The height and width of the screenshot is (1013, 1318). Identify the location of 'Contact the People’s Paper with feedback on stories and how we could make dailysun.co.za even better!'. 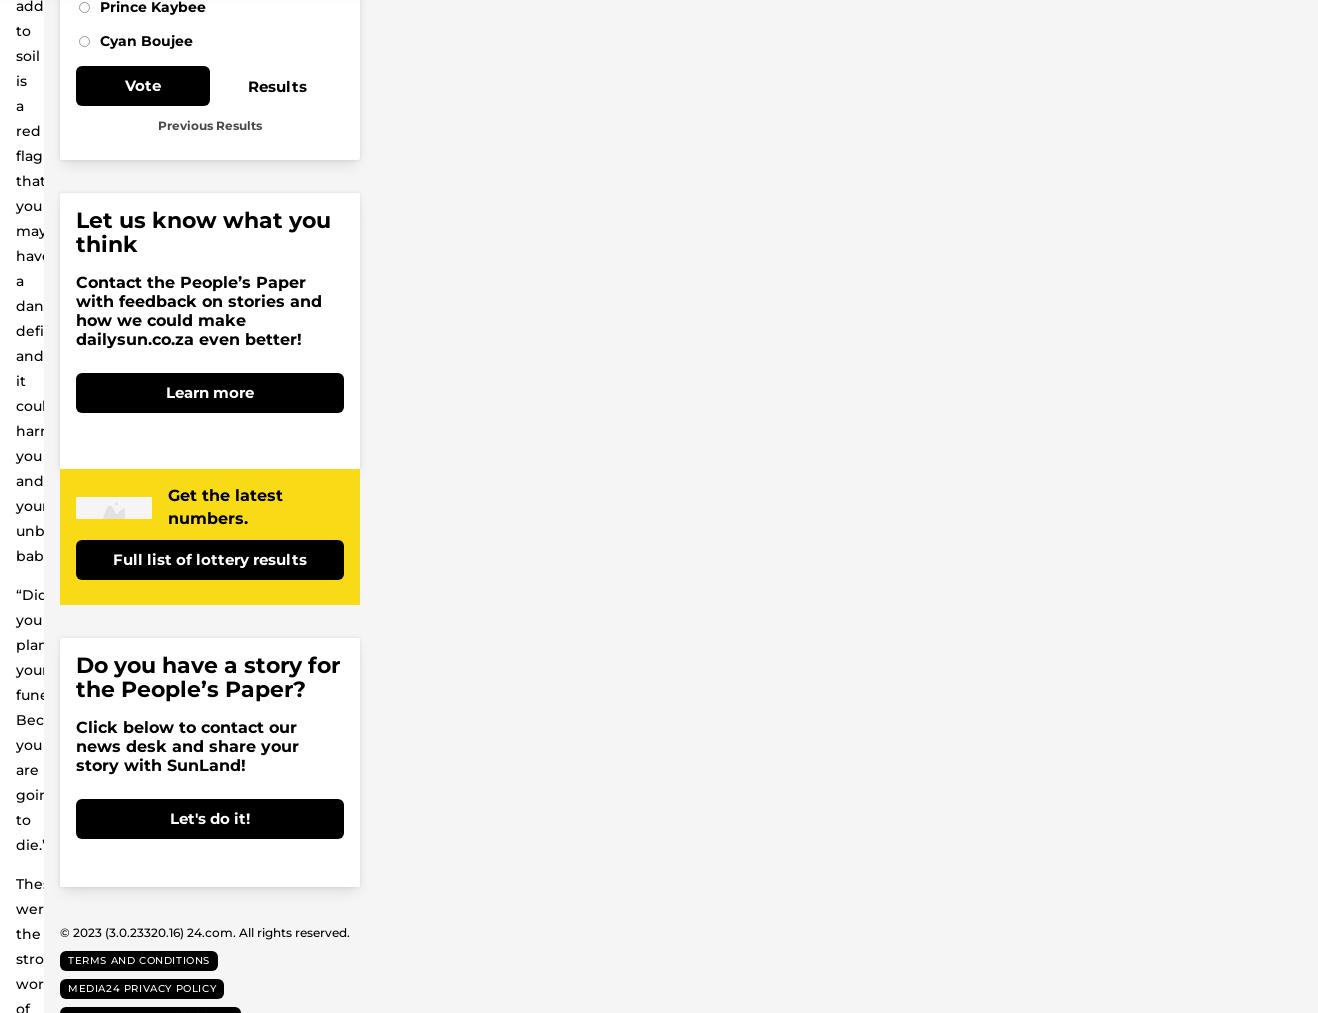
(198, 310).